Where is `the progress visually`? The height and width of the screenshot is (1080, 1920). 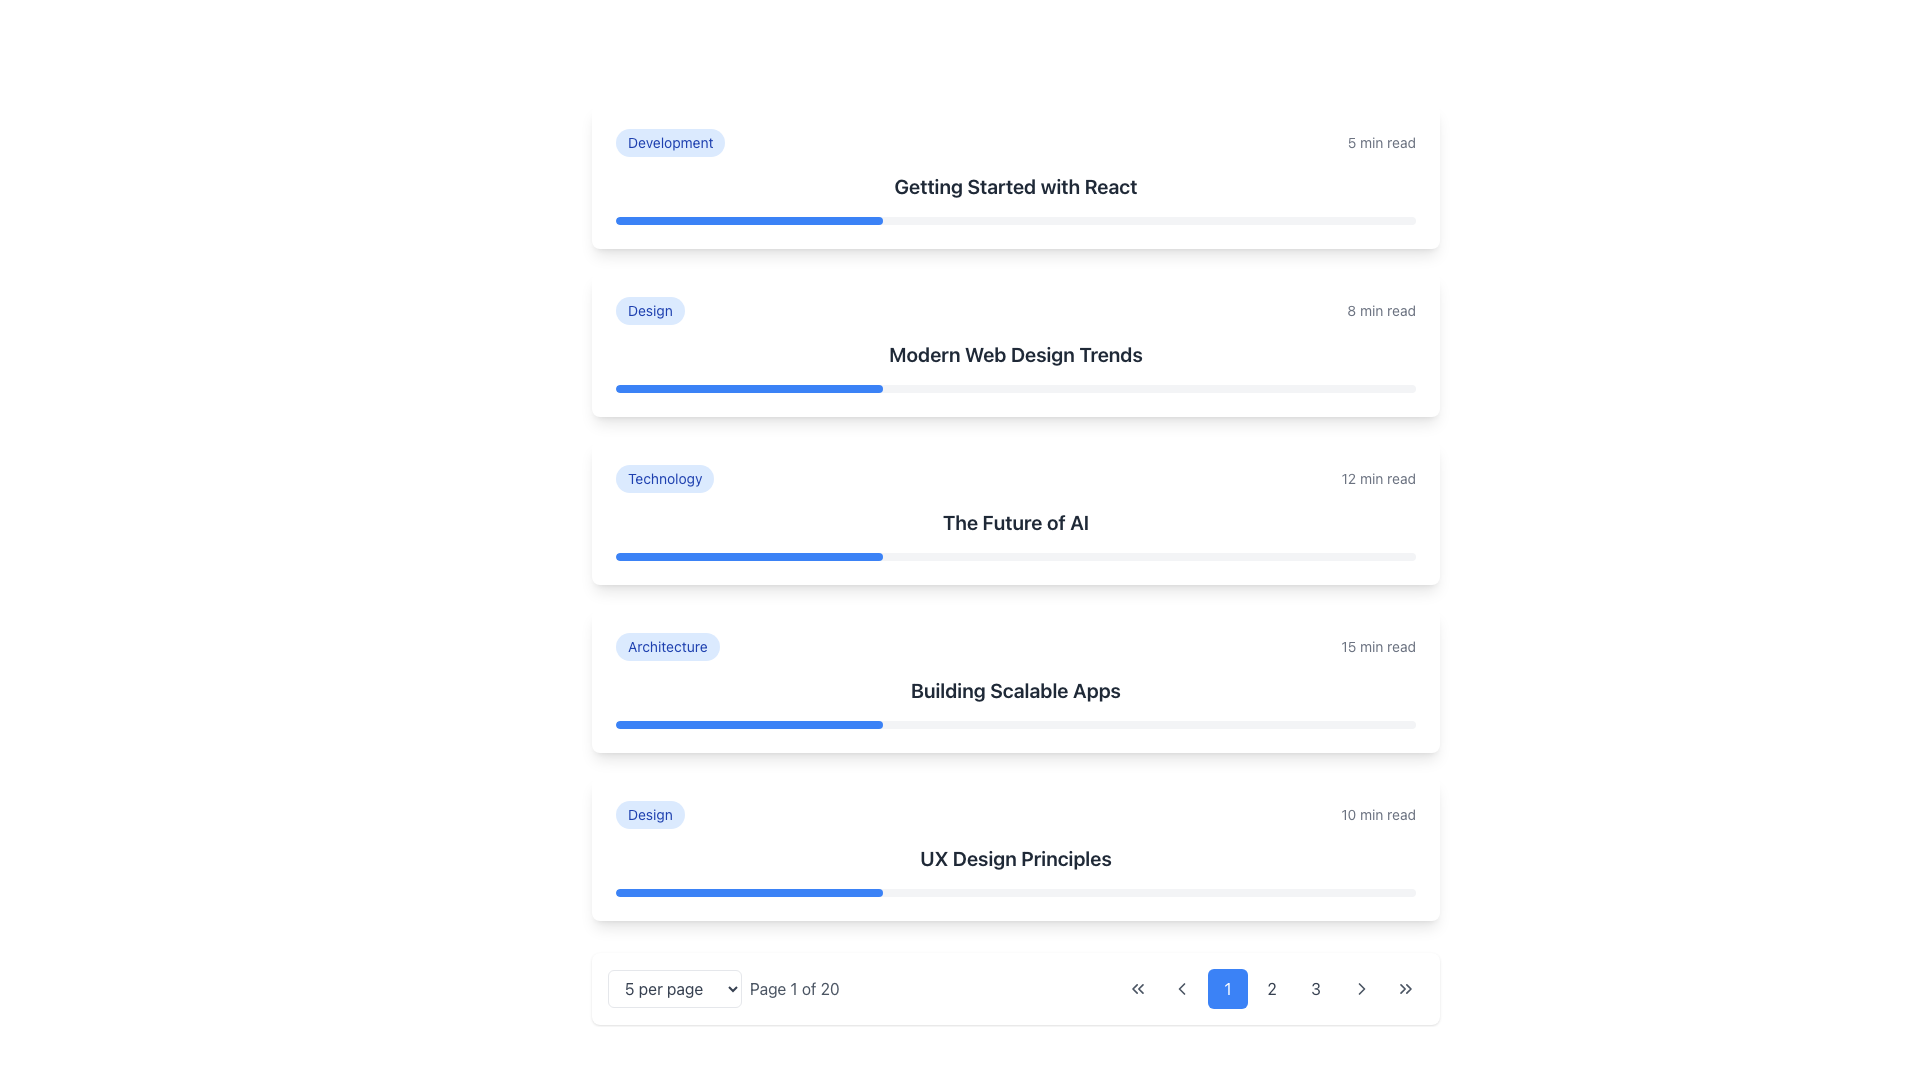
the progress visually is located at coordinates (748, 892).